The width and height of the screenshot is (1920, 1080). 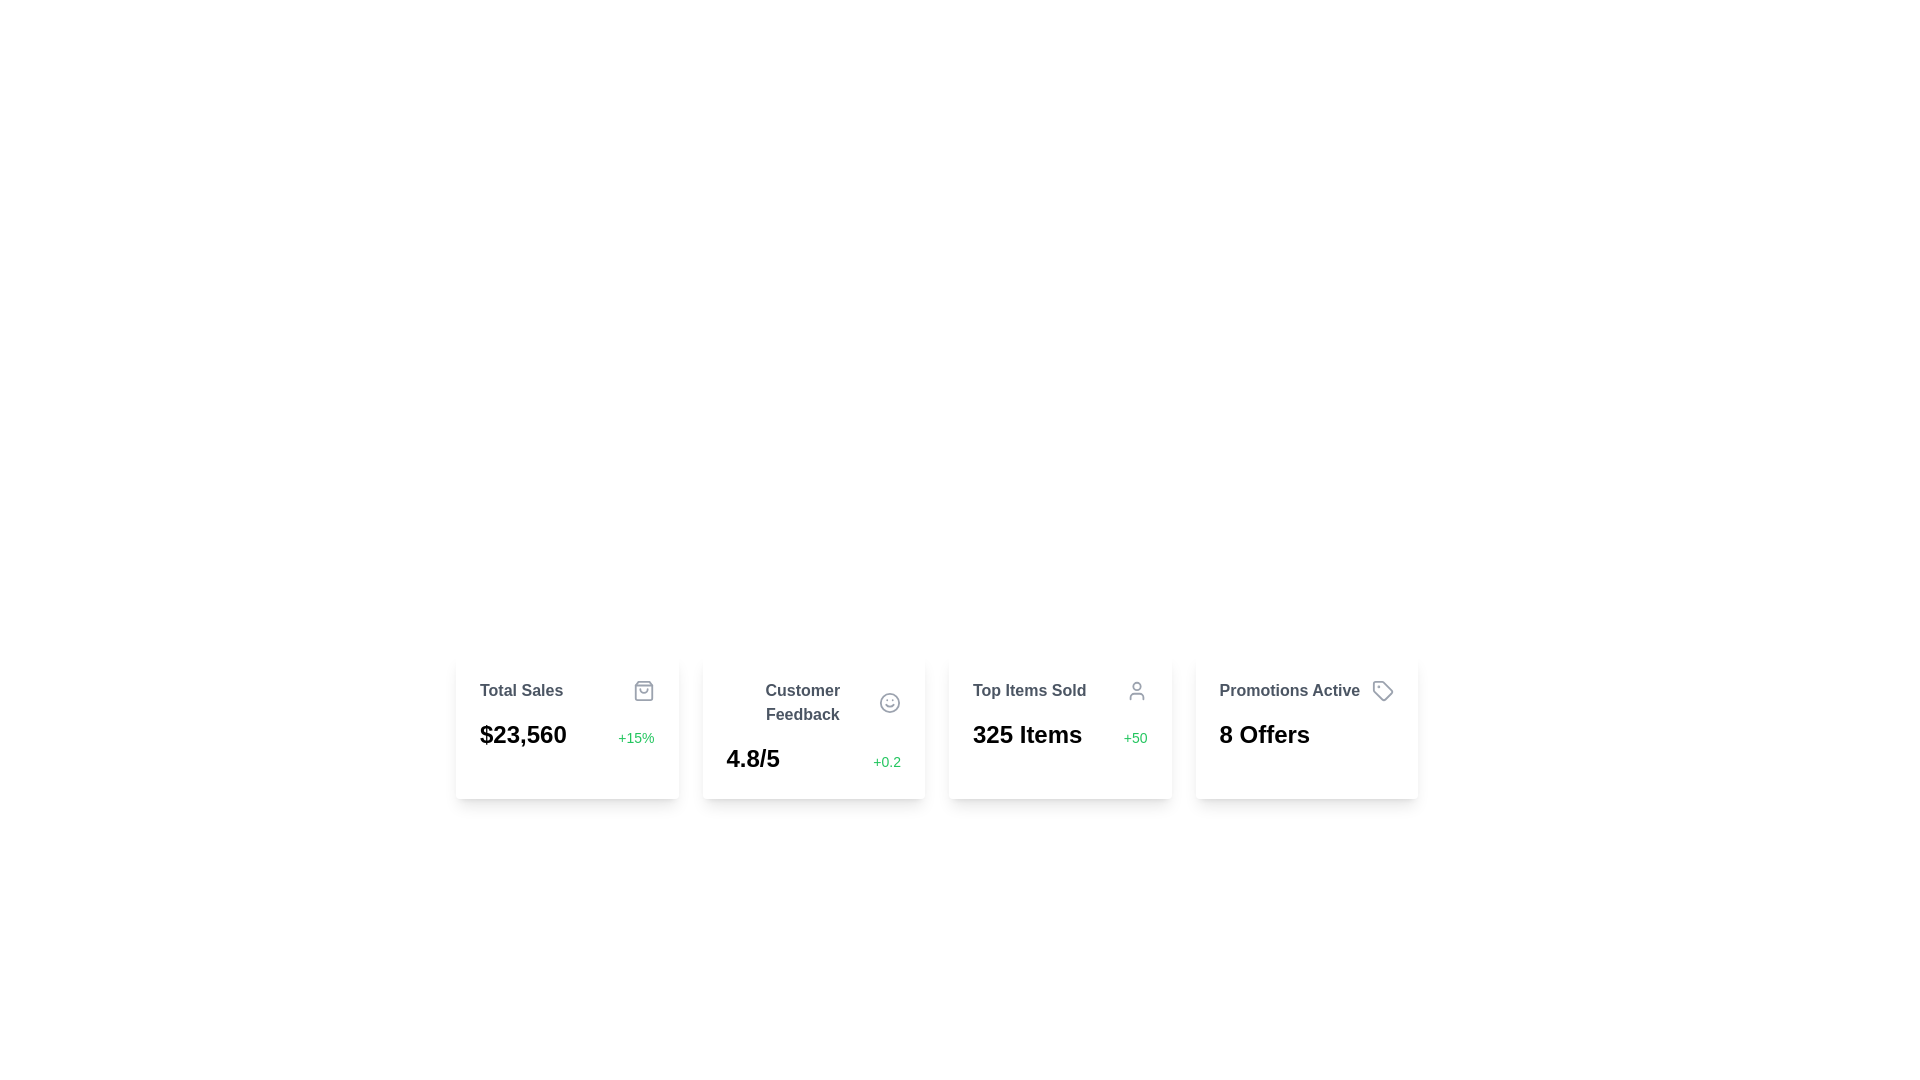 I want to click on the top-left sub-component of the shopping bag icon within the 'Total Sales' card, so click(x=643, y=689).